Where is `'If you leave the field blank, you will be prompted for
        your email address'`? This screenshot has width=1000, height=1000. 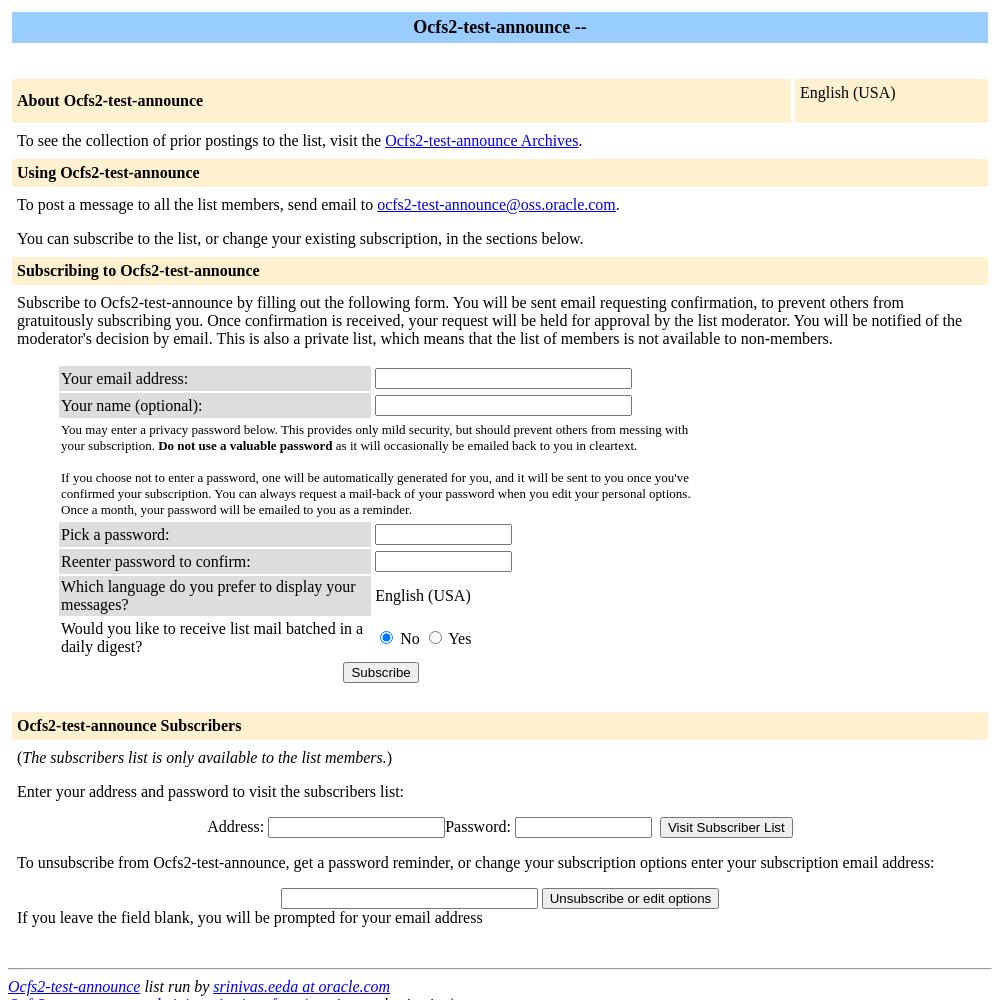
'If you leave the field blank, you will be prompted for
        your email address' is located at coordinates (248, 917).